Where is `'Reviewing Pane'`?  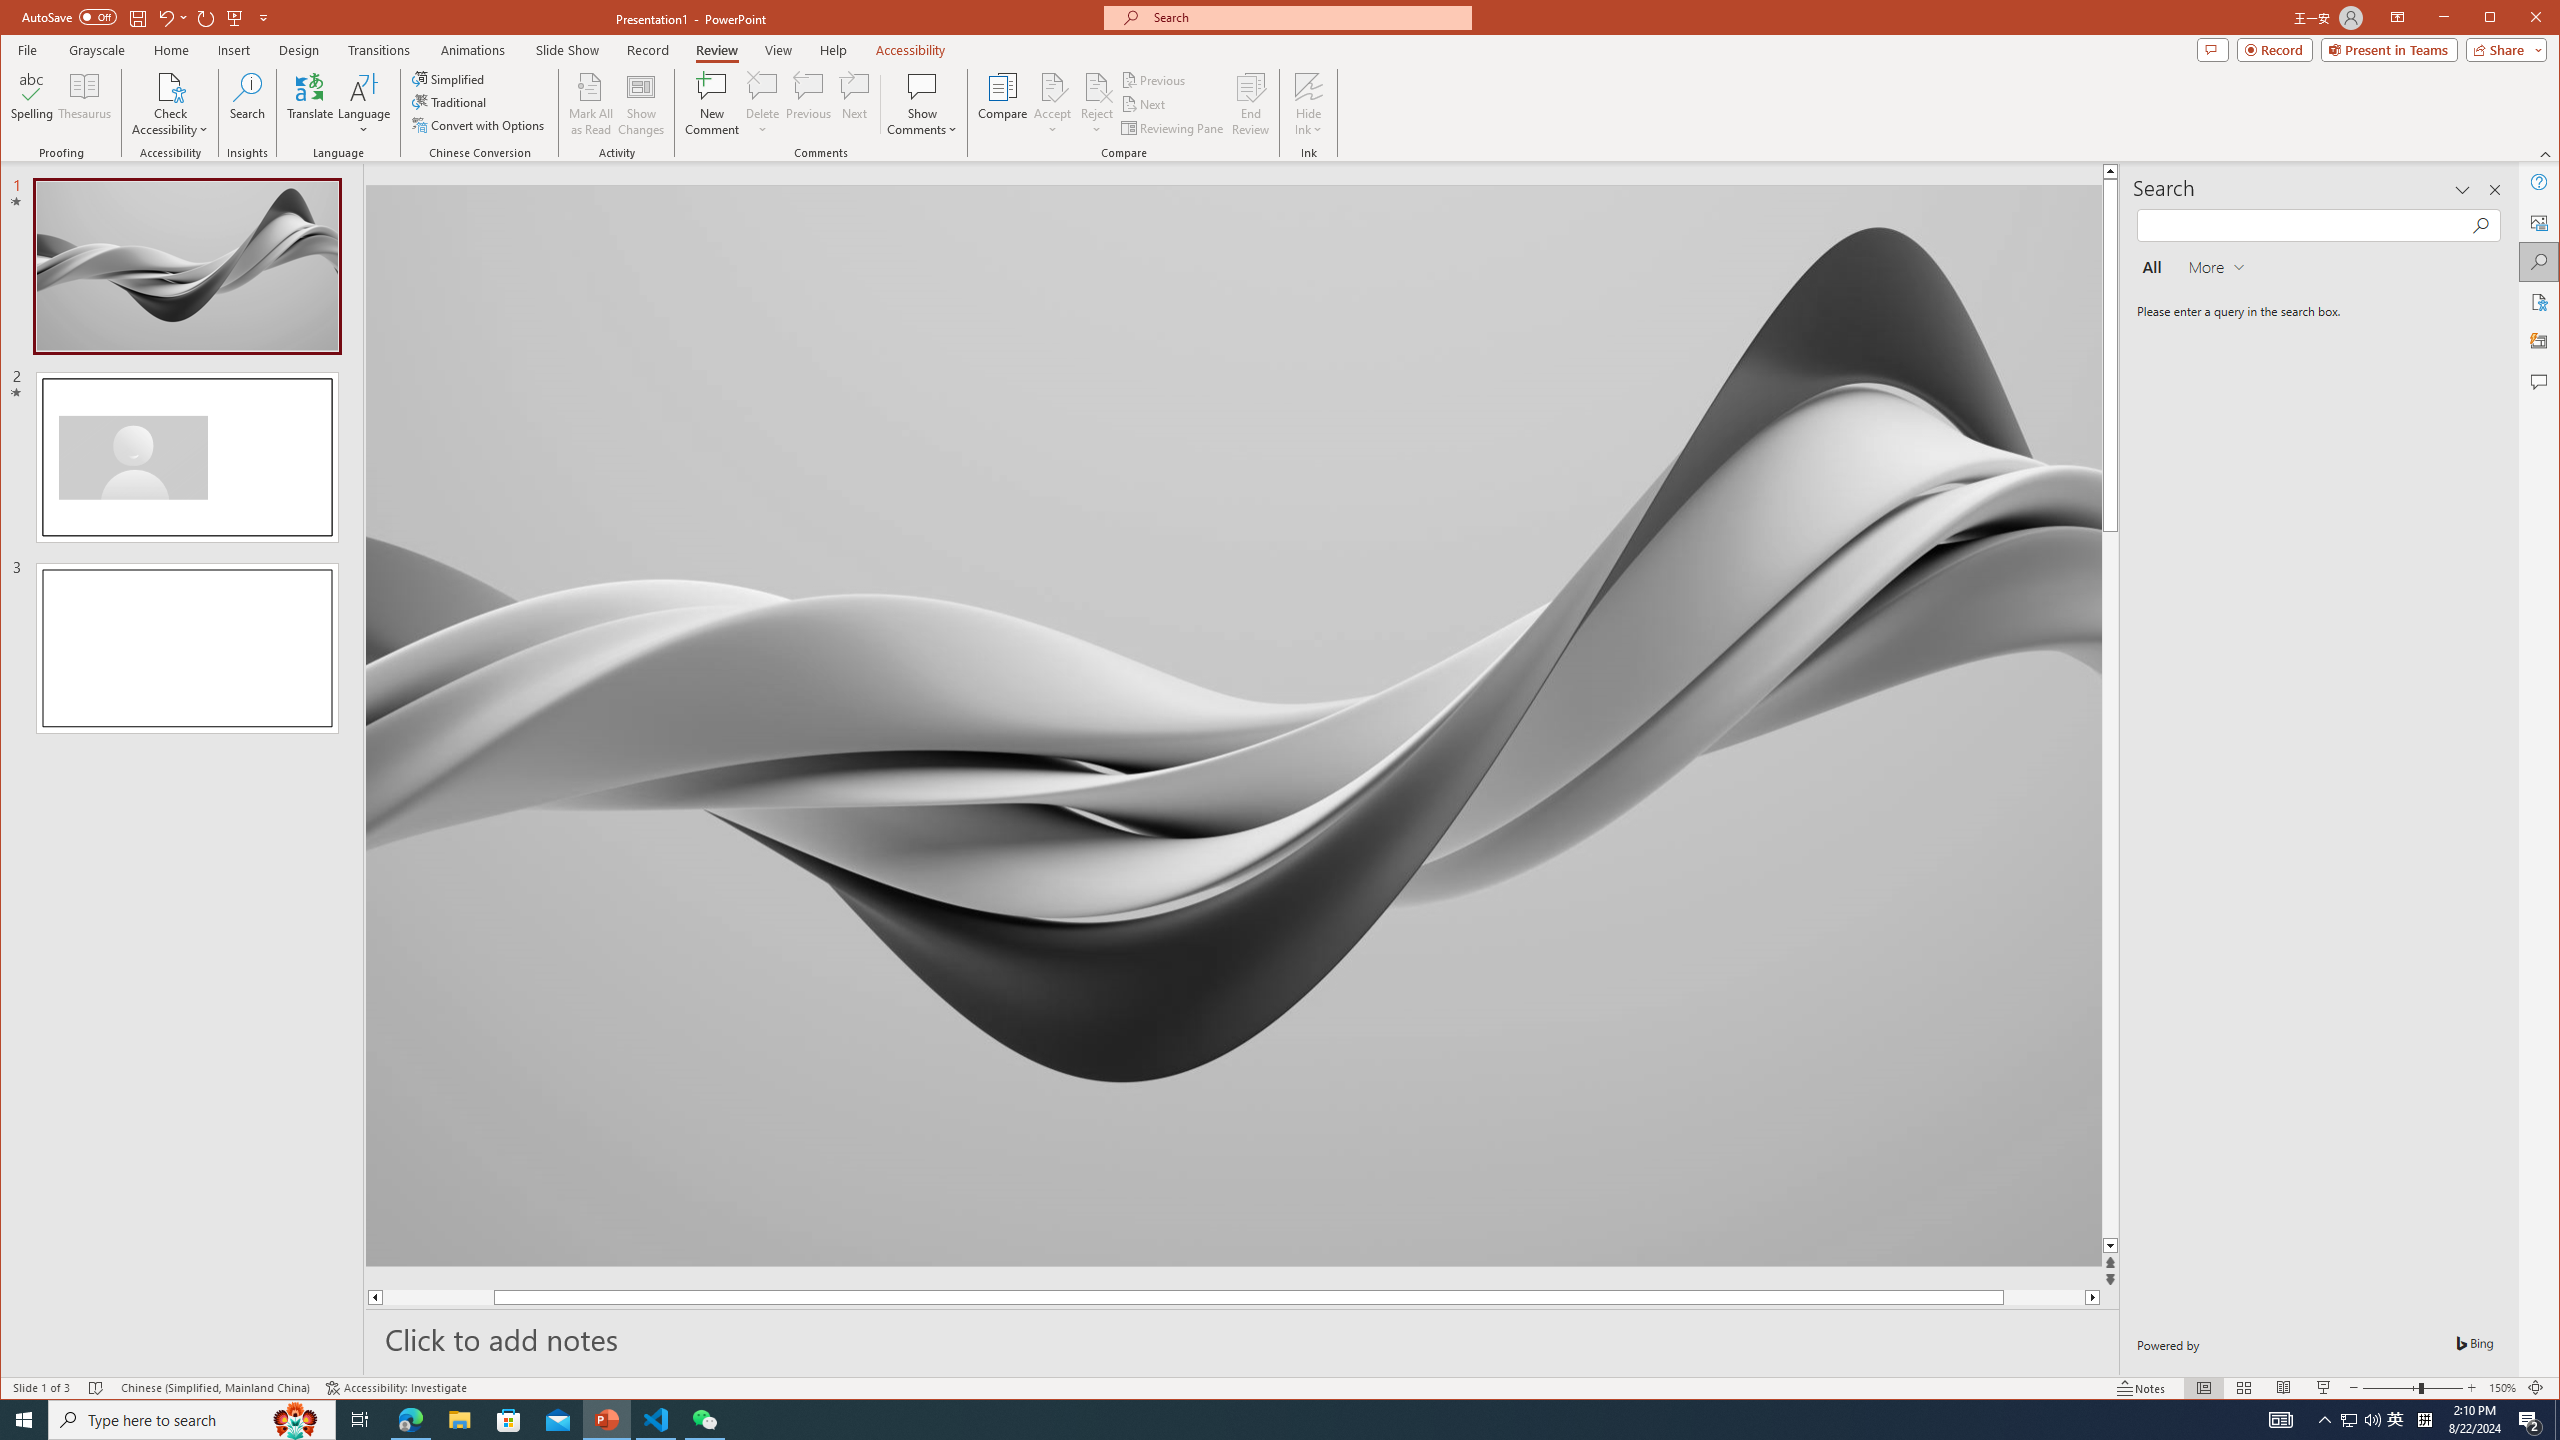 'Reviewing Pane' is located at coordinates (1173, 127).